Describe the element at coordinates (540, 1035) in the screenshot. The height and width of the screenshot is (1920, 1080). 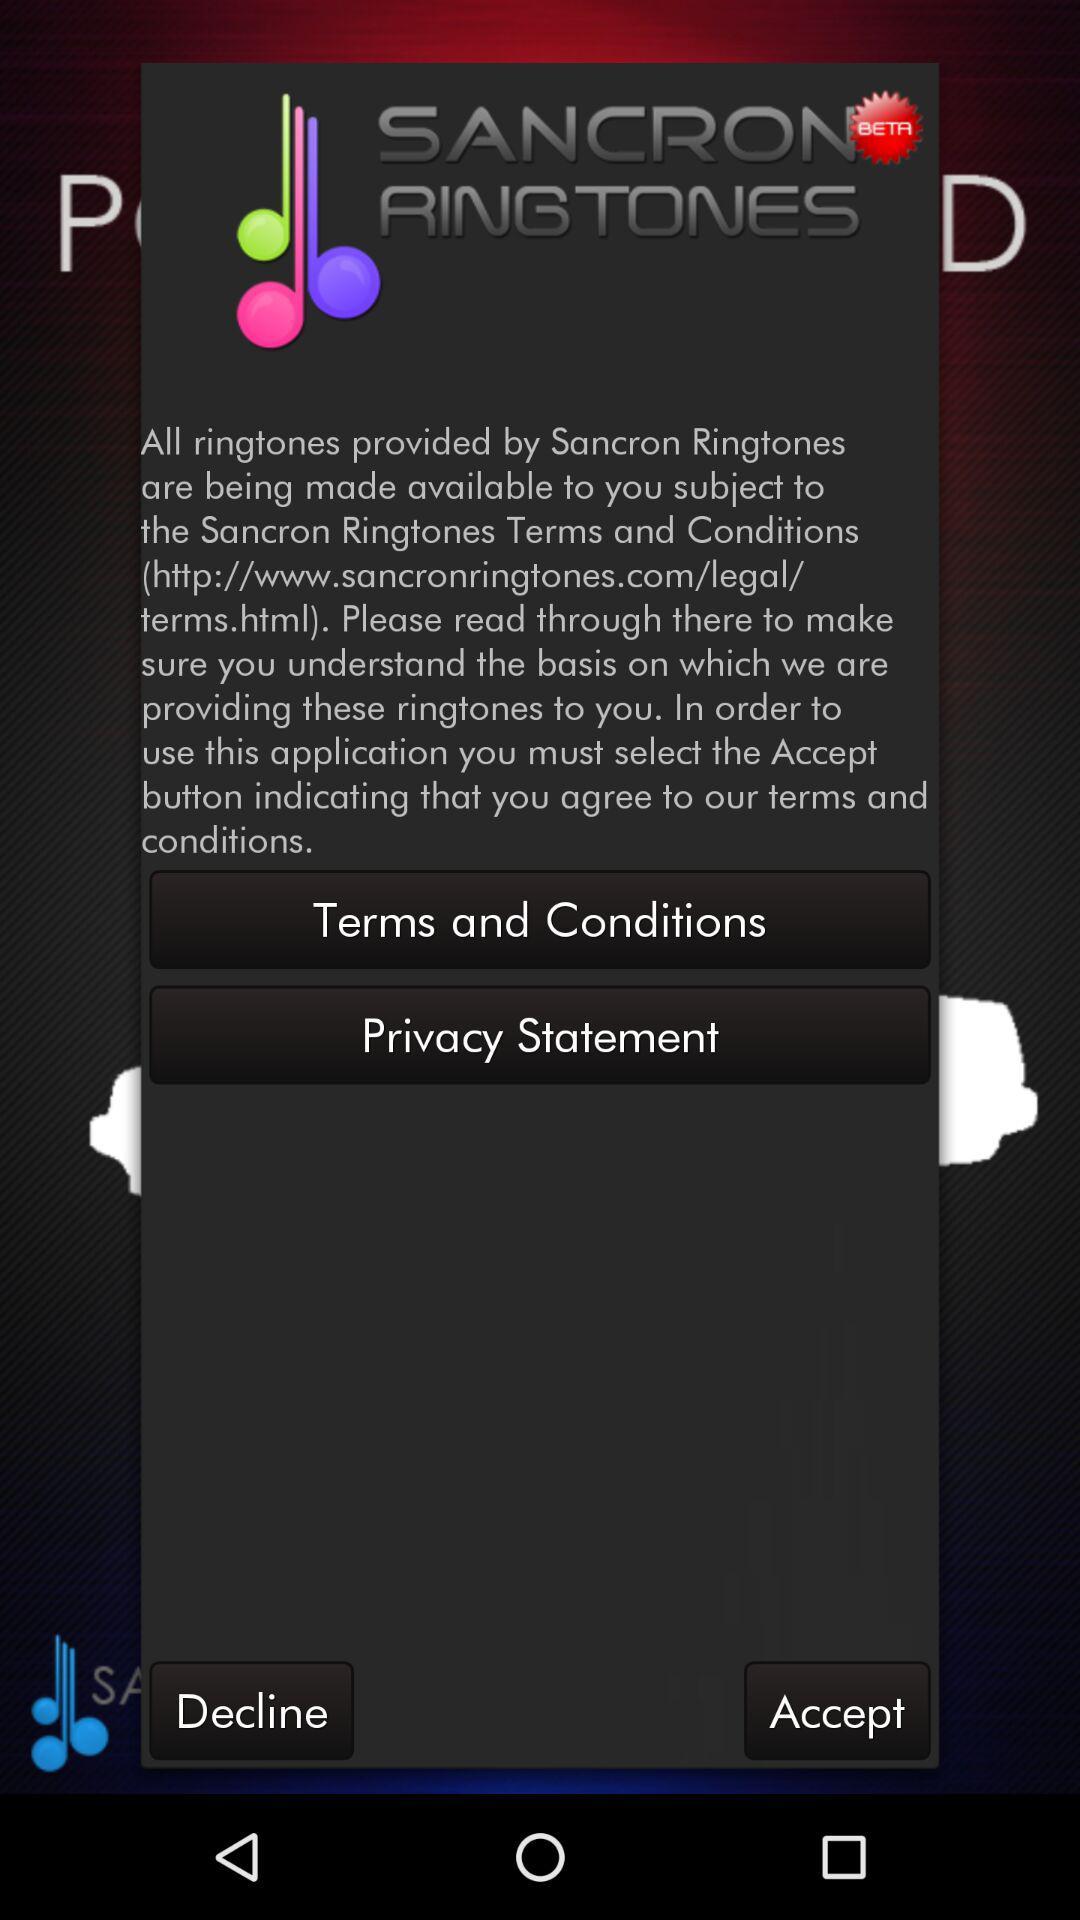
I see `the privacy statement item` at that location.